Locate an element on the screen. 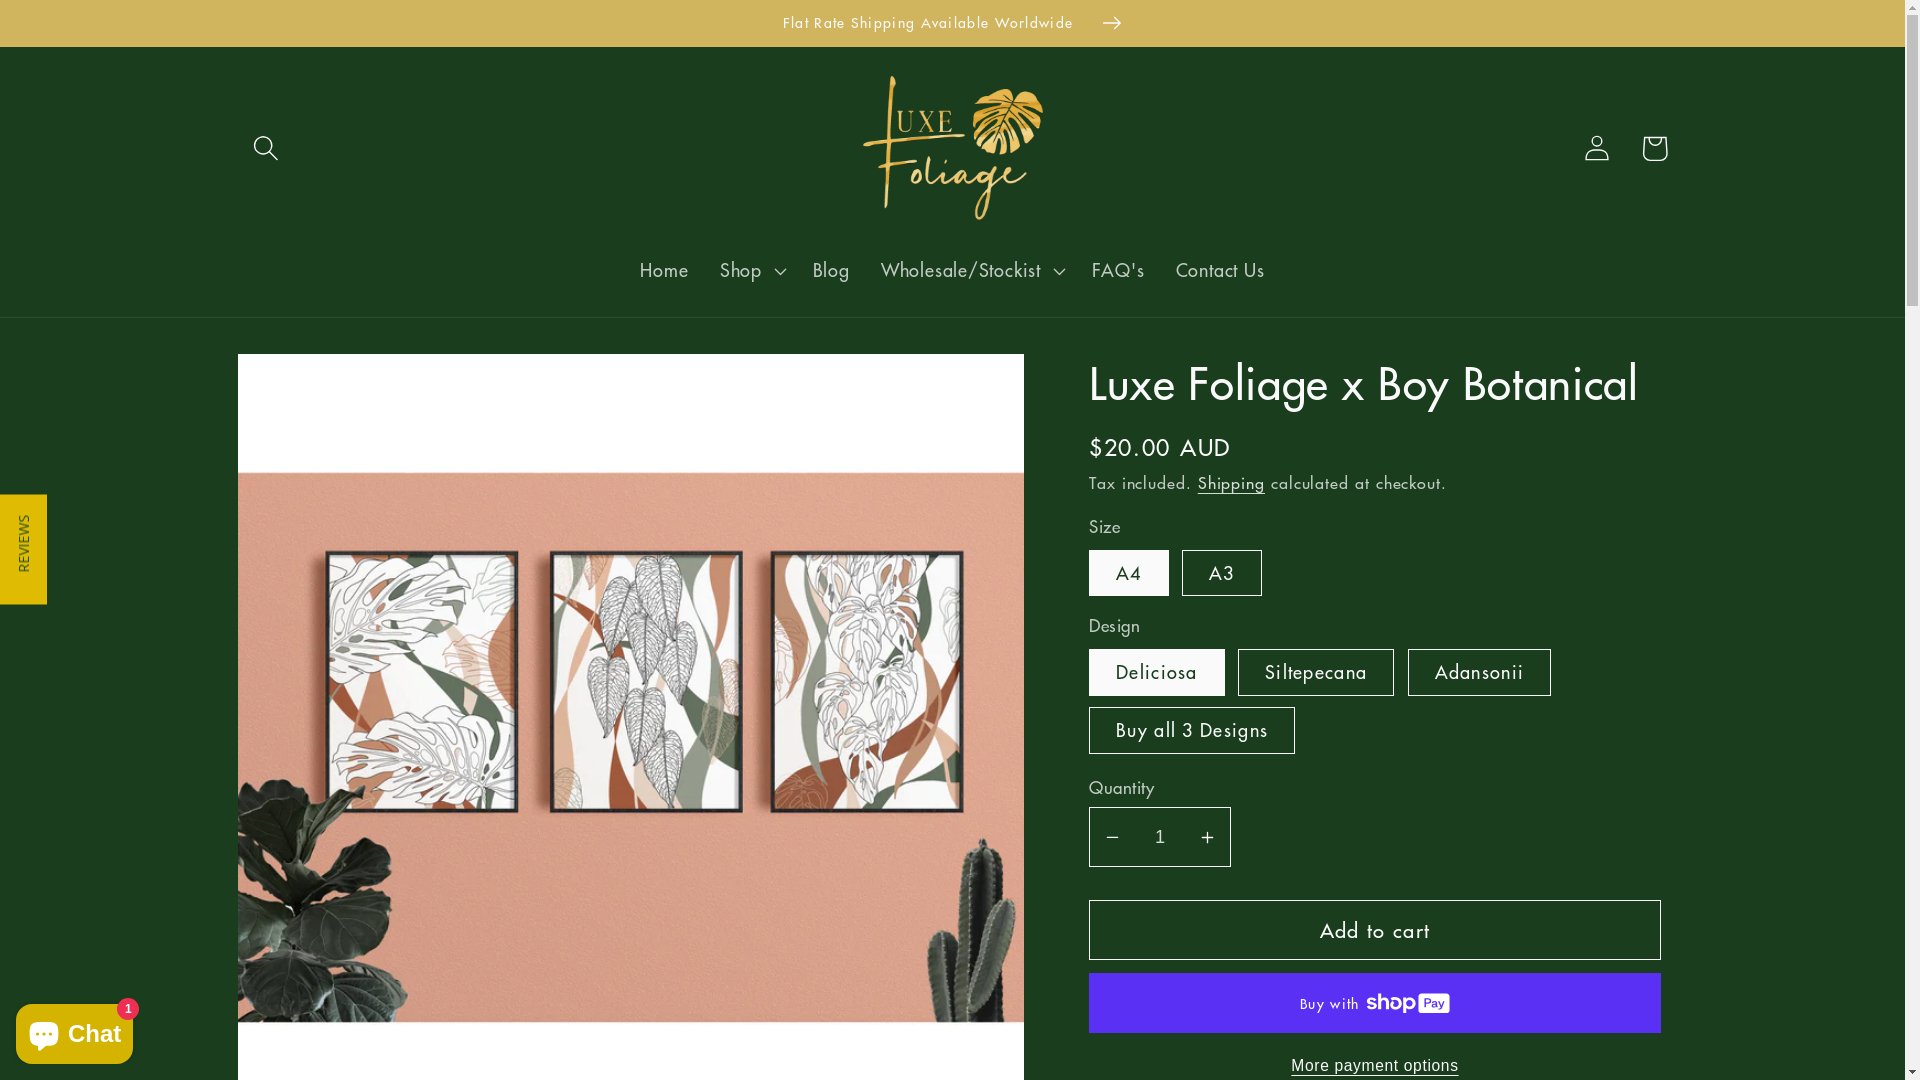  'Cart' is located at coordinates (1654, 147).